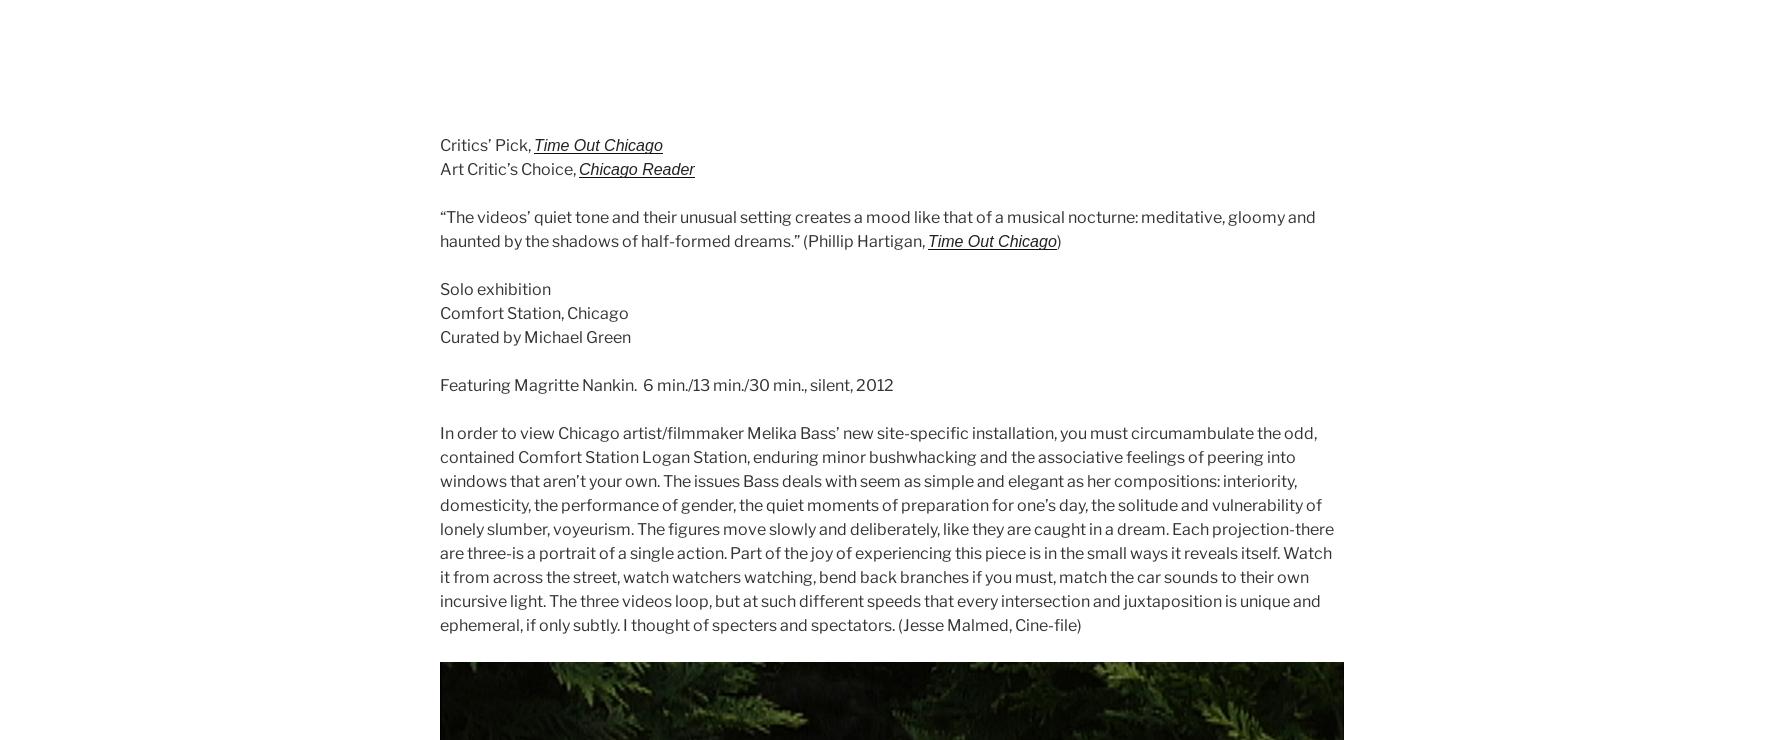 This screenshot has height=740, width=1784. Describe the element at coordinates (495, 289) in the screenshot. I see `'Solo exhibition'` at that location.